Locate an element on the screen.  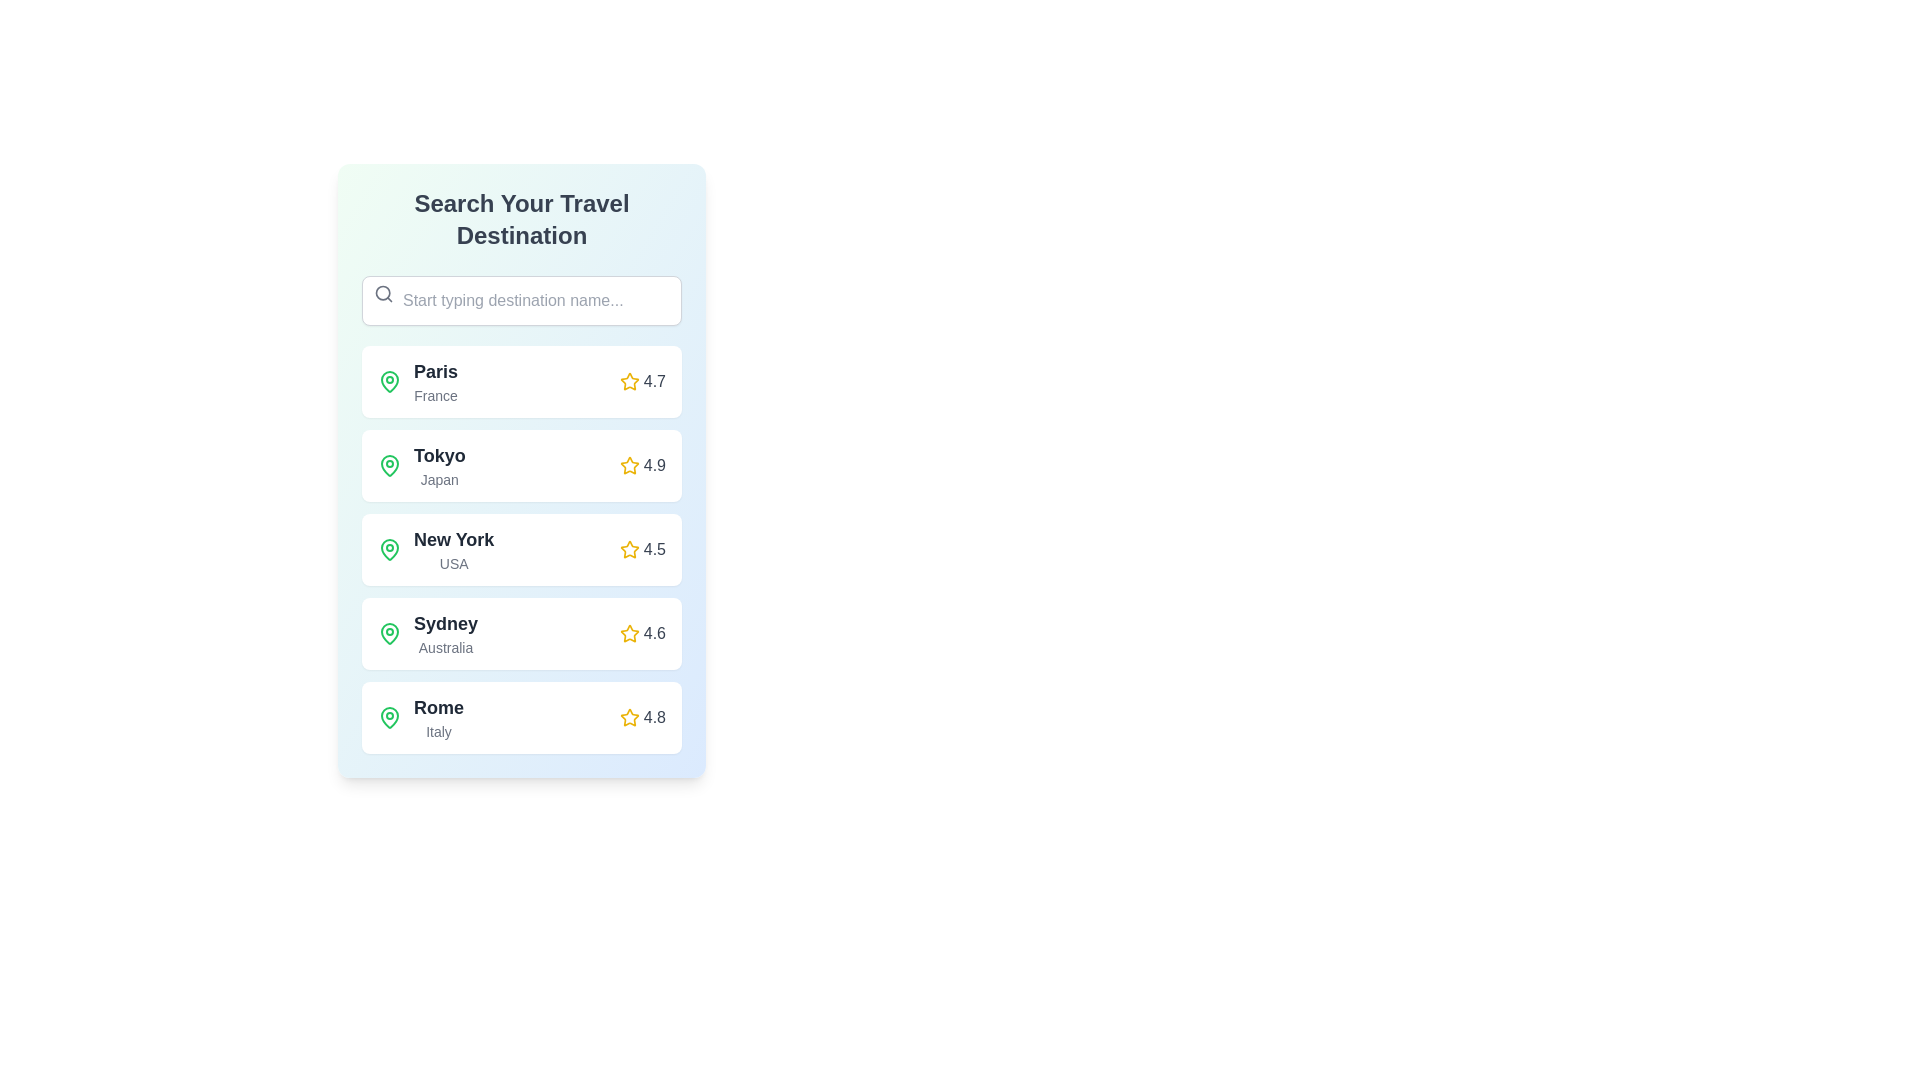
the star icon located in the 'Tokyo, Japan' row, which serves as a visual indicator for the rating system to rate the destination is located at coordinates (628, 465).